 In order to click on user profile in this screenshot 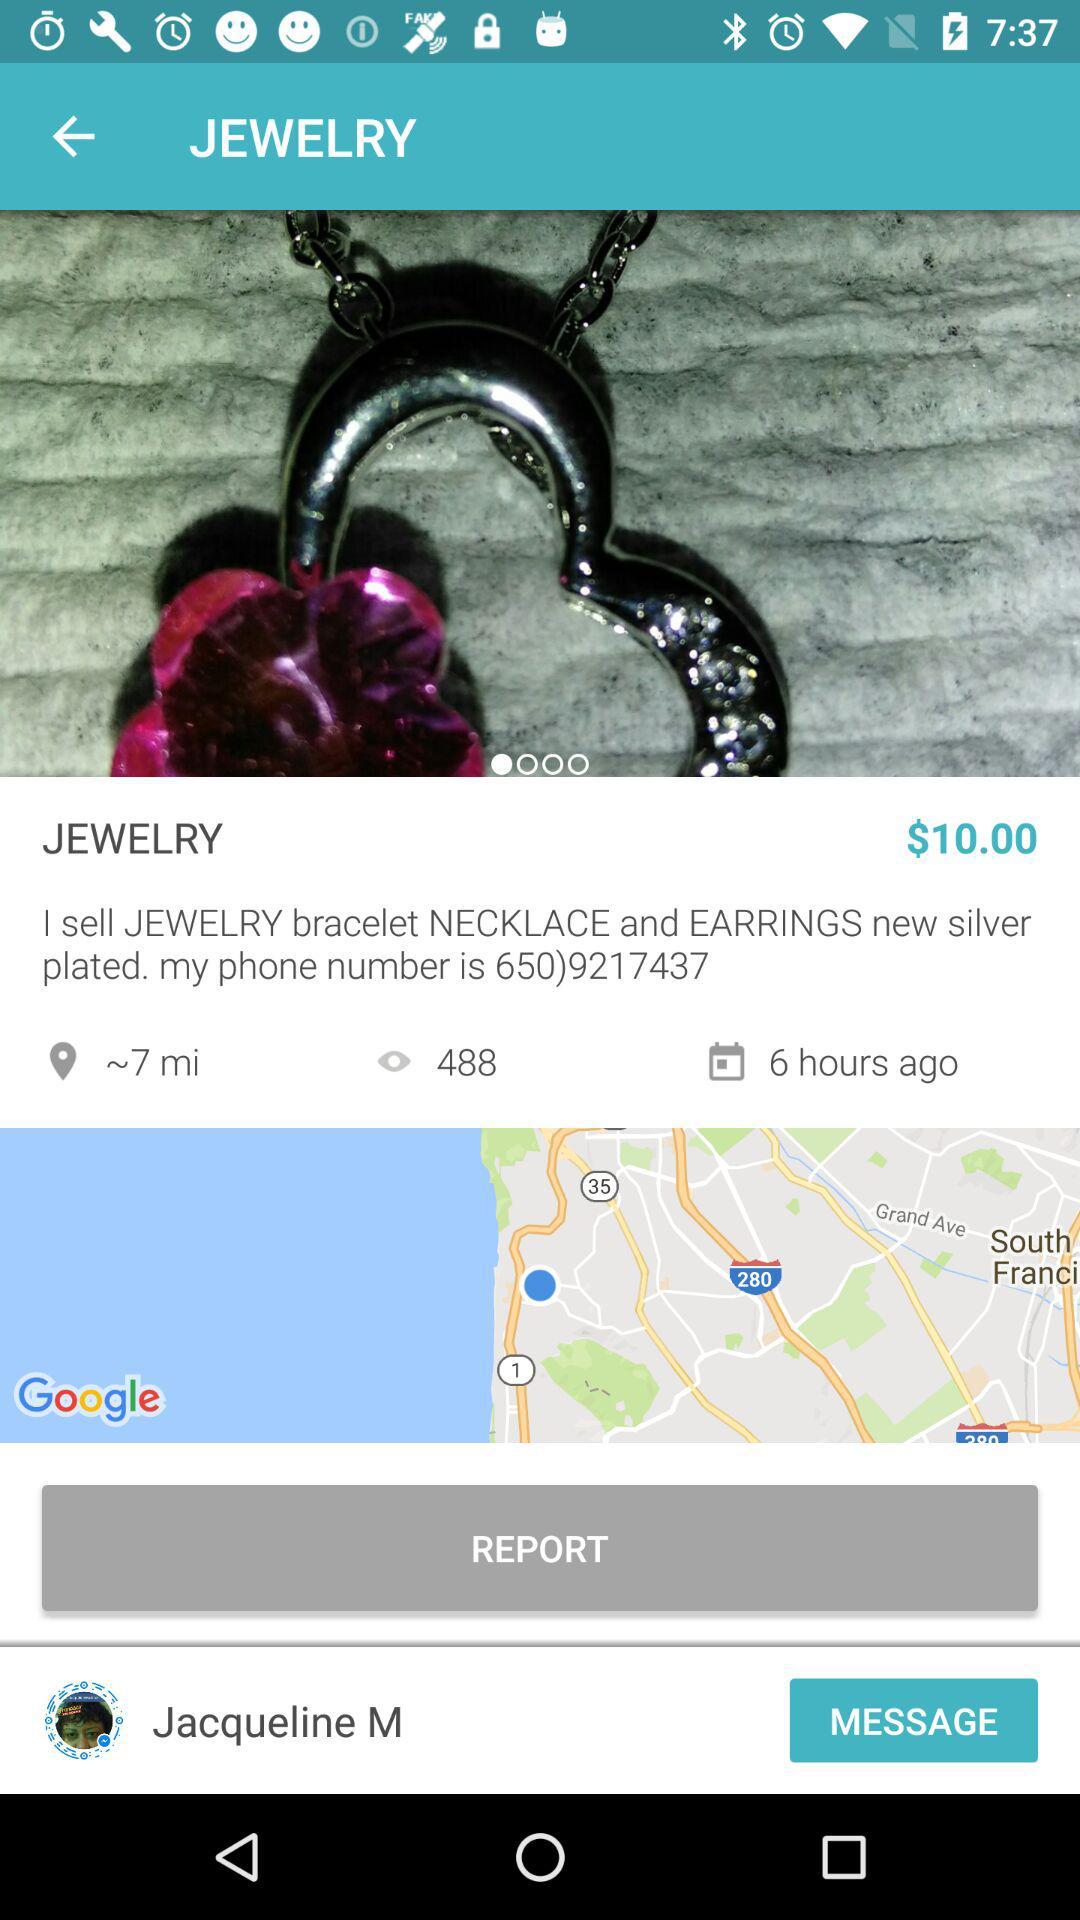, I will do `click(83, 1719)`.